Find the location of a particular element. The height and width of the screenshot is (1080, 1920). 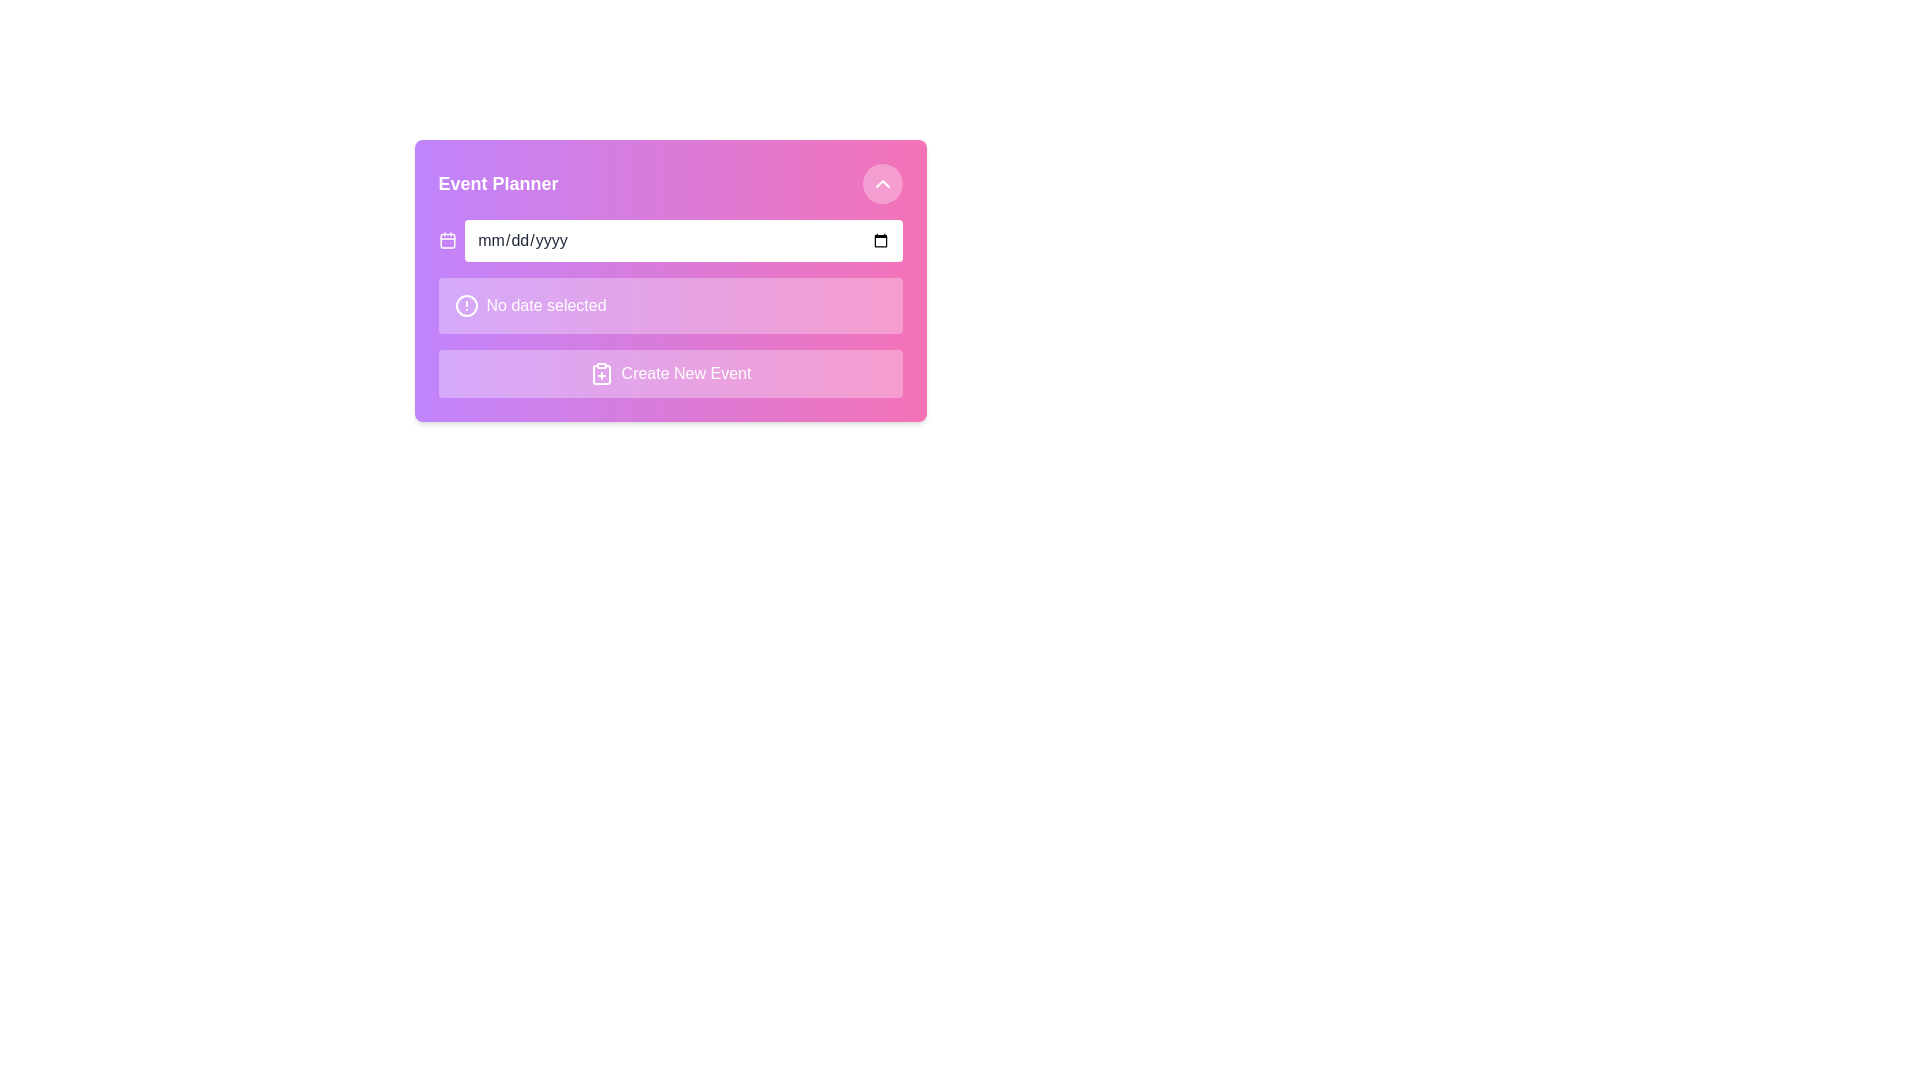

the status message placeholder located in the second section of the event creation form, below the date input field, to initiate further interactions is located at coordinates (670, 308).